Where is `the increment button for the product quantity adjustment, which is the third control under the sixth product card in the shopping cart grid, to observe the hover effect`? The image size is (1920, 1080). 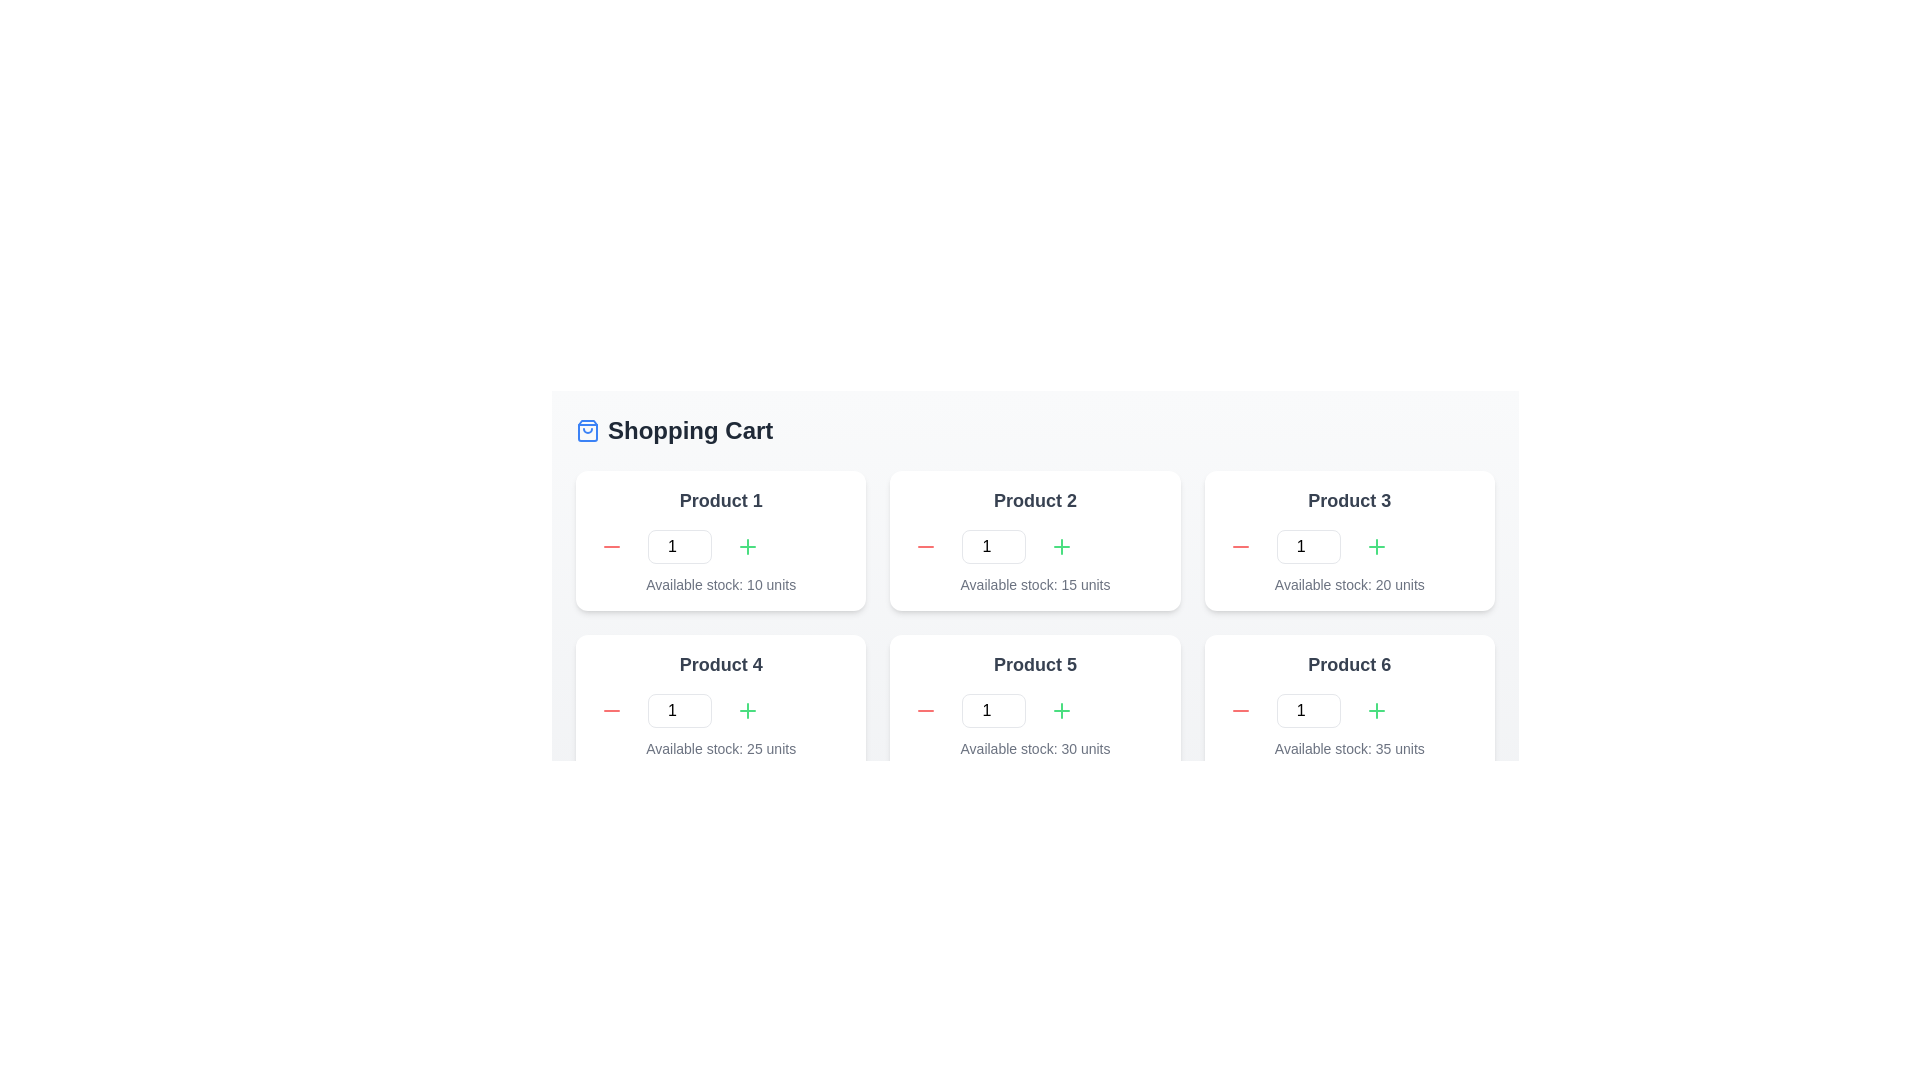
the increment button for the product quantity adjustment, which is the third control under the sixth product card in the shopping cart grid, to observe the hover effect is located at coordinates (1375, 709).